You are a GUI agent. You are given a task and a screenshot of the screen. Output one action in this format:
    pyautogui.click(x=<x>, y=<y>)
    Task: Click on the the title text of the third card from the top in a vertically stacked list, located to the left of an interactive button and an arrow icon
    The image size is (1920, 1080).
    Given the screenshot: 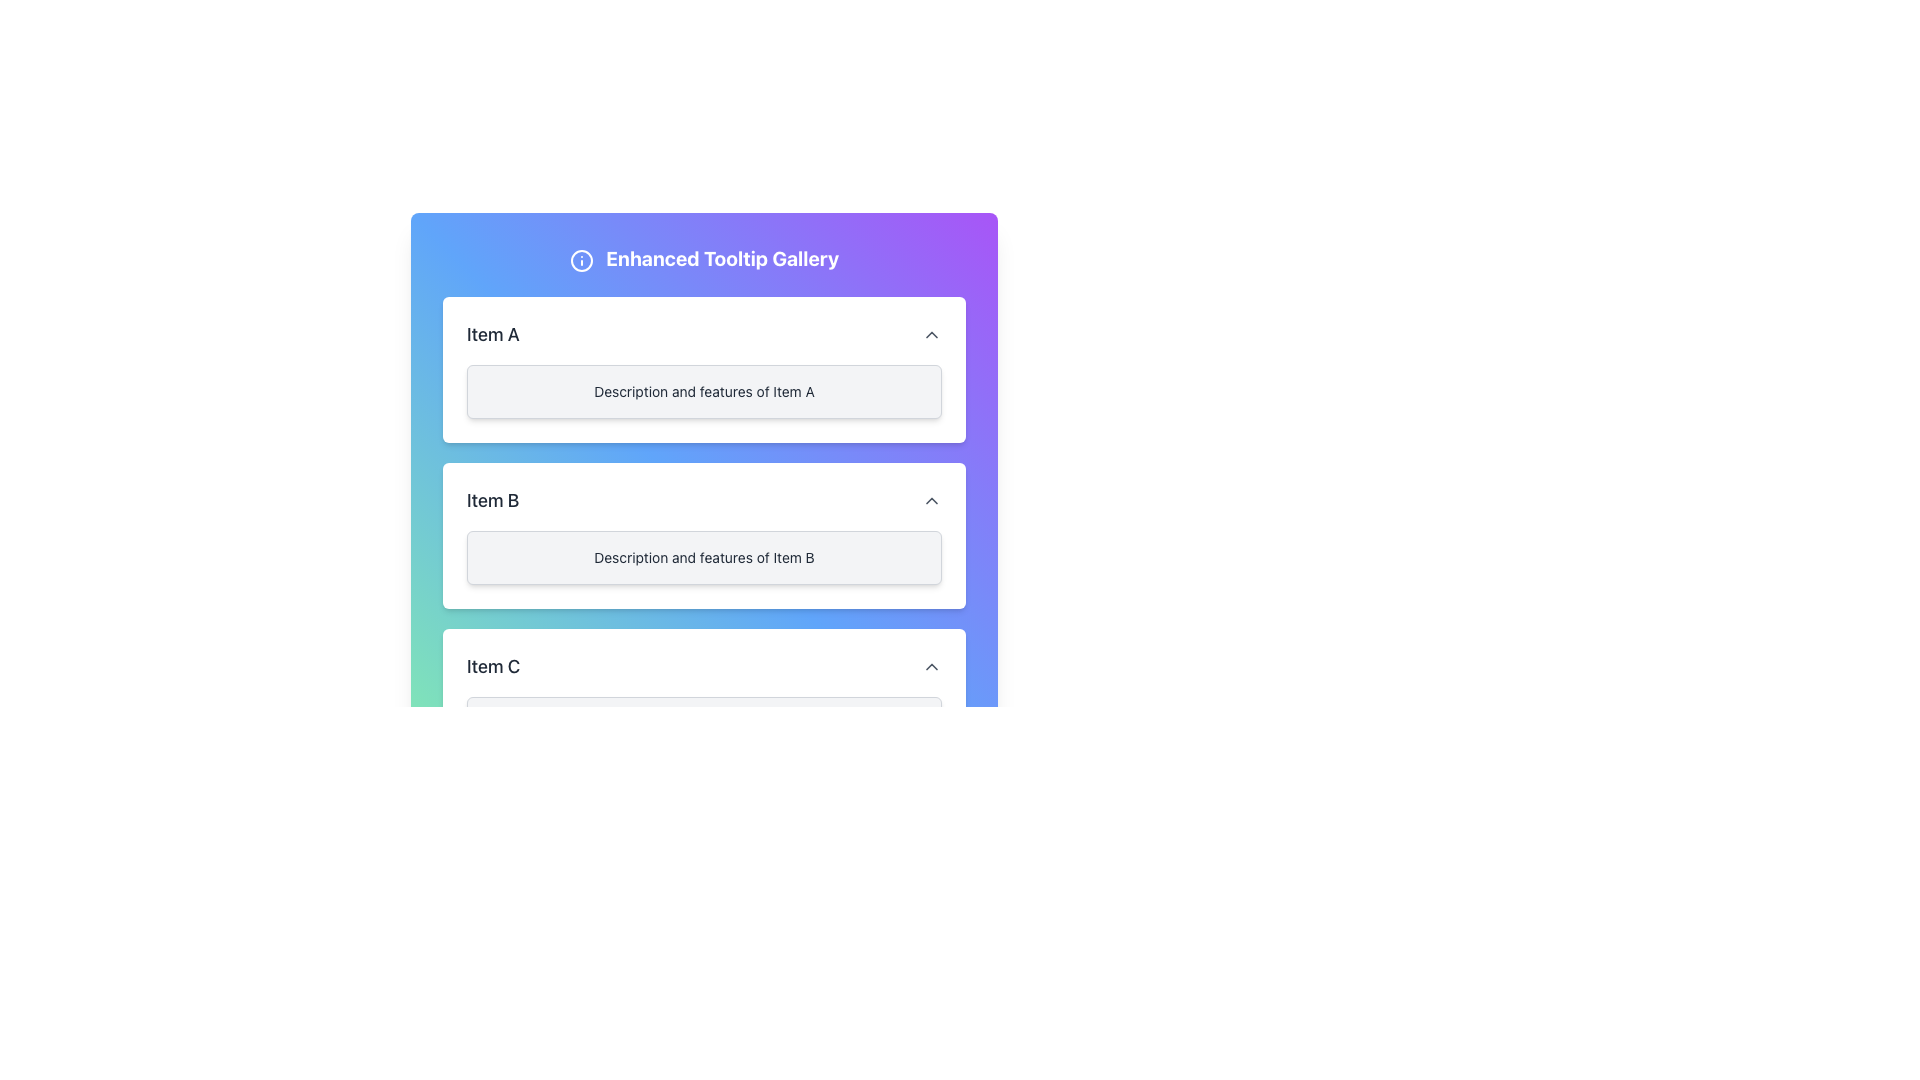 What is the action you would take?
    pyautogui.click(x=493, y=667)
    